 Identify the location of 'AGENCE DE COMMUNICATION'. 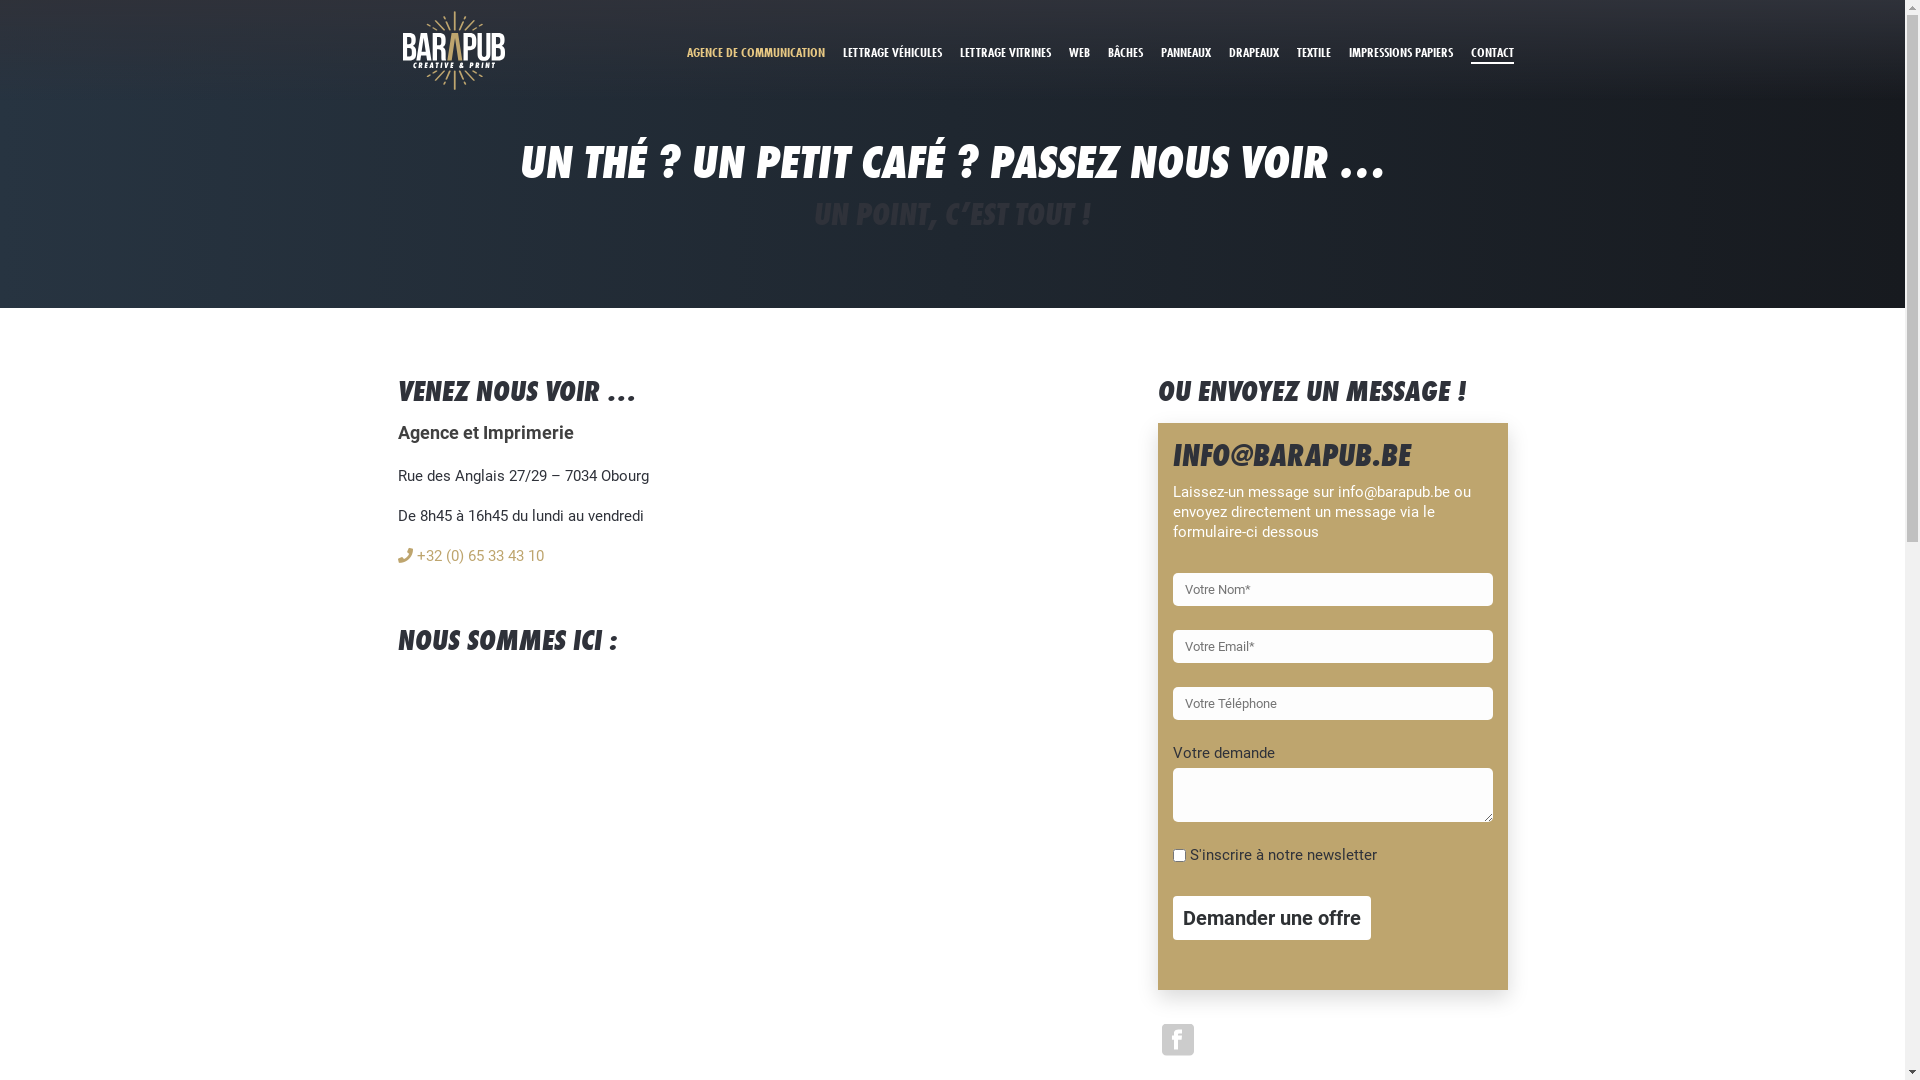
(755, 50).